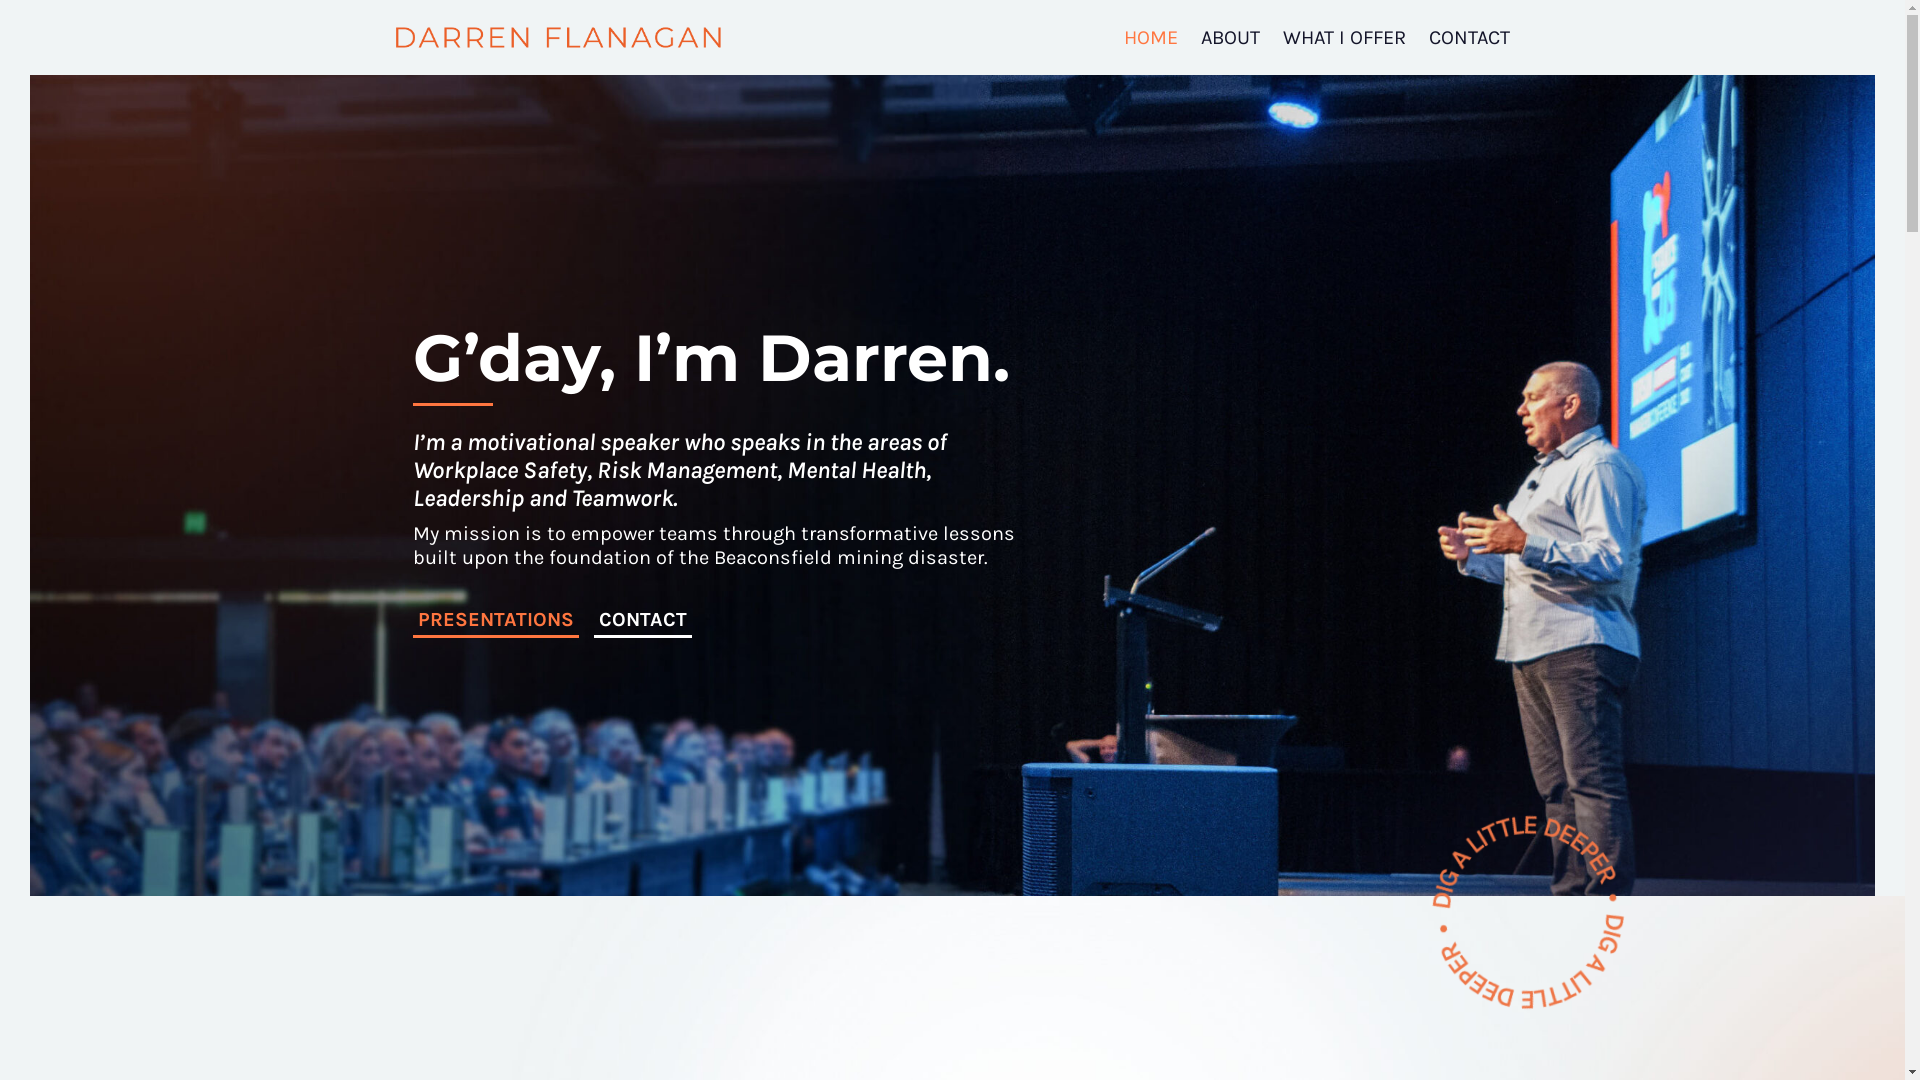 Image resolution: width=1920 pixels, height=1080 pixels. I want to click on 'CONTACT', so click(1425, 38).